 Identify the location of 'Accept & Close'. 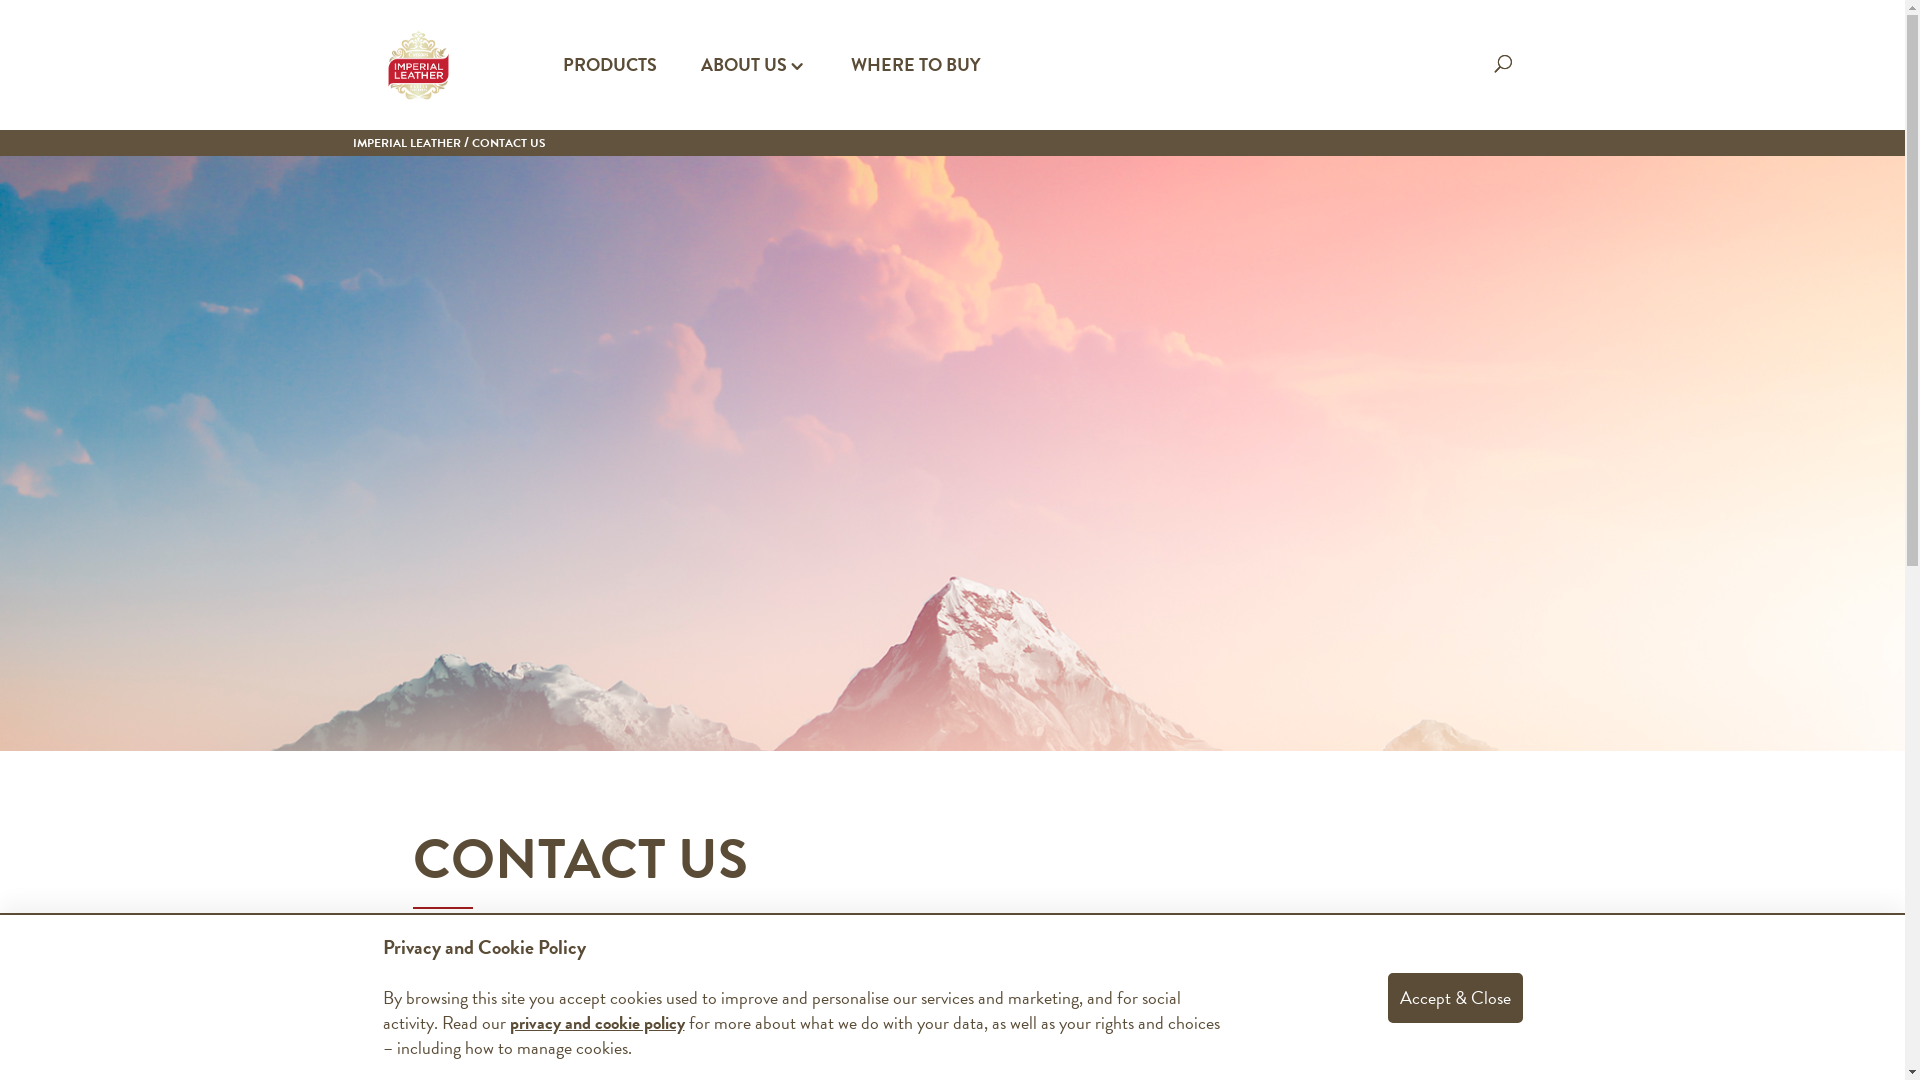
(1455, 996).